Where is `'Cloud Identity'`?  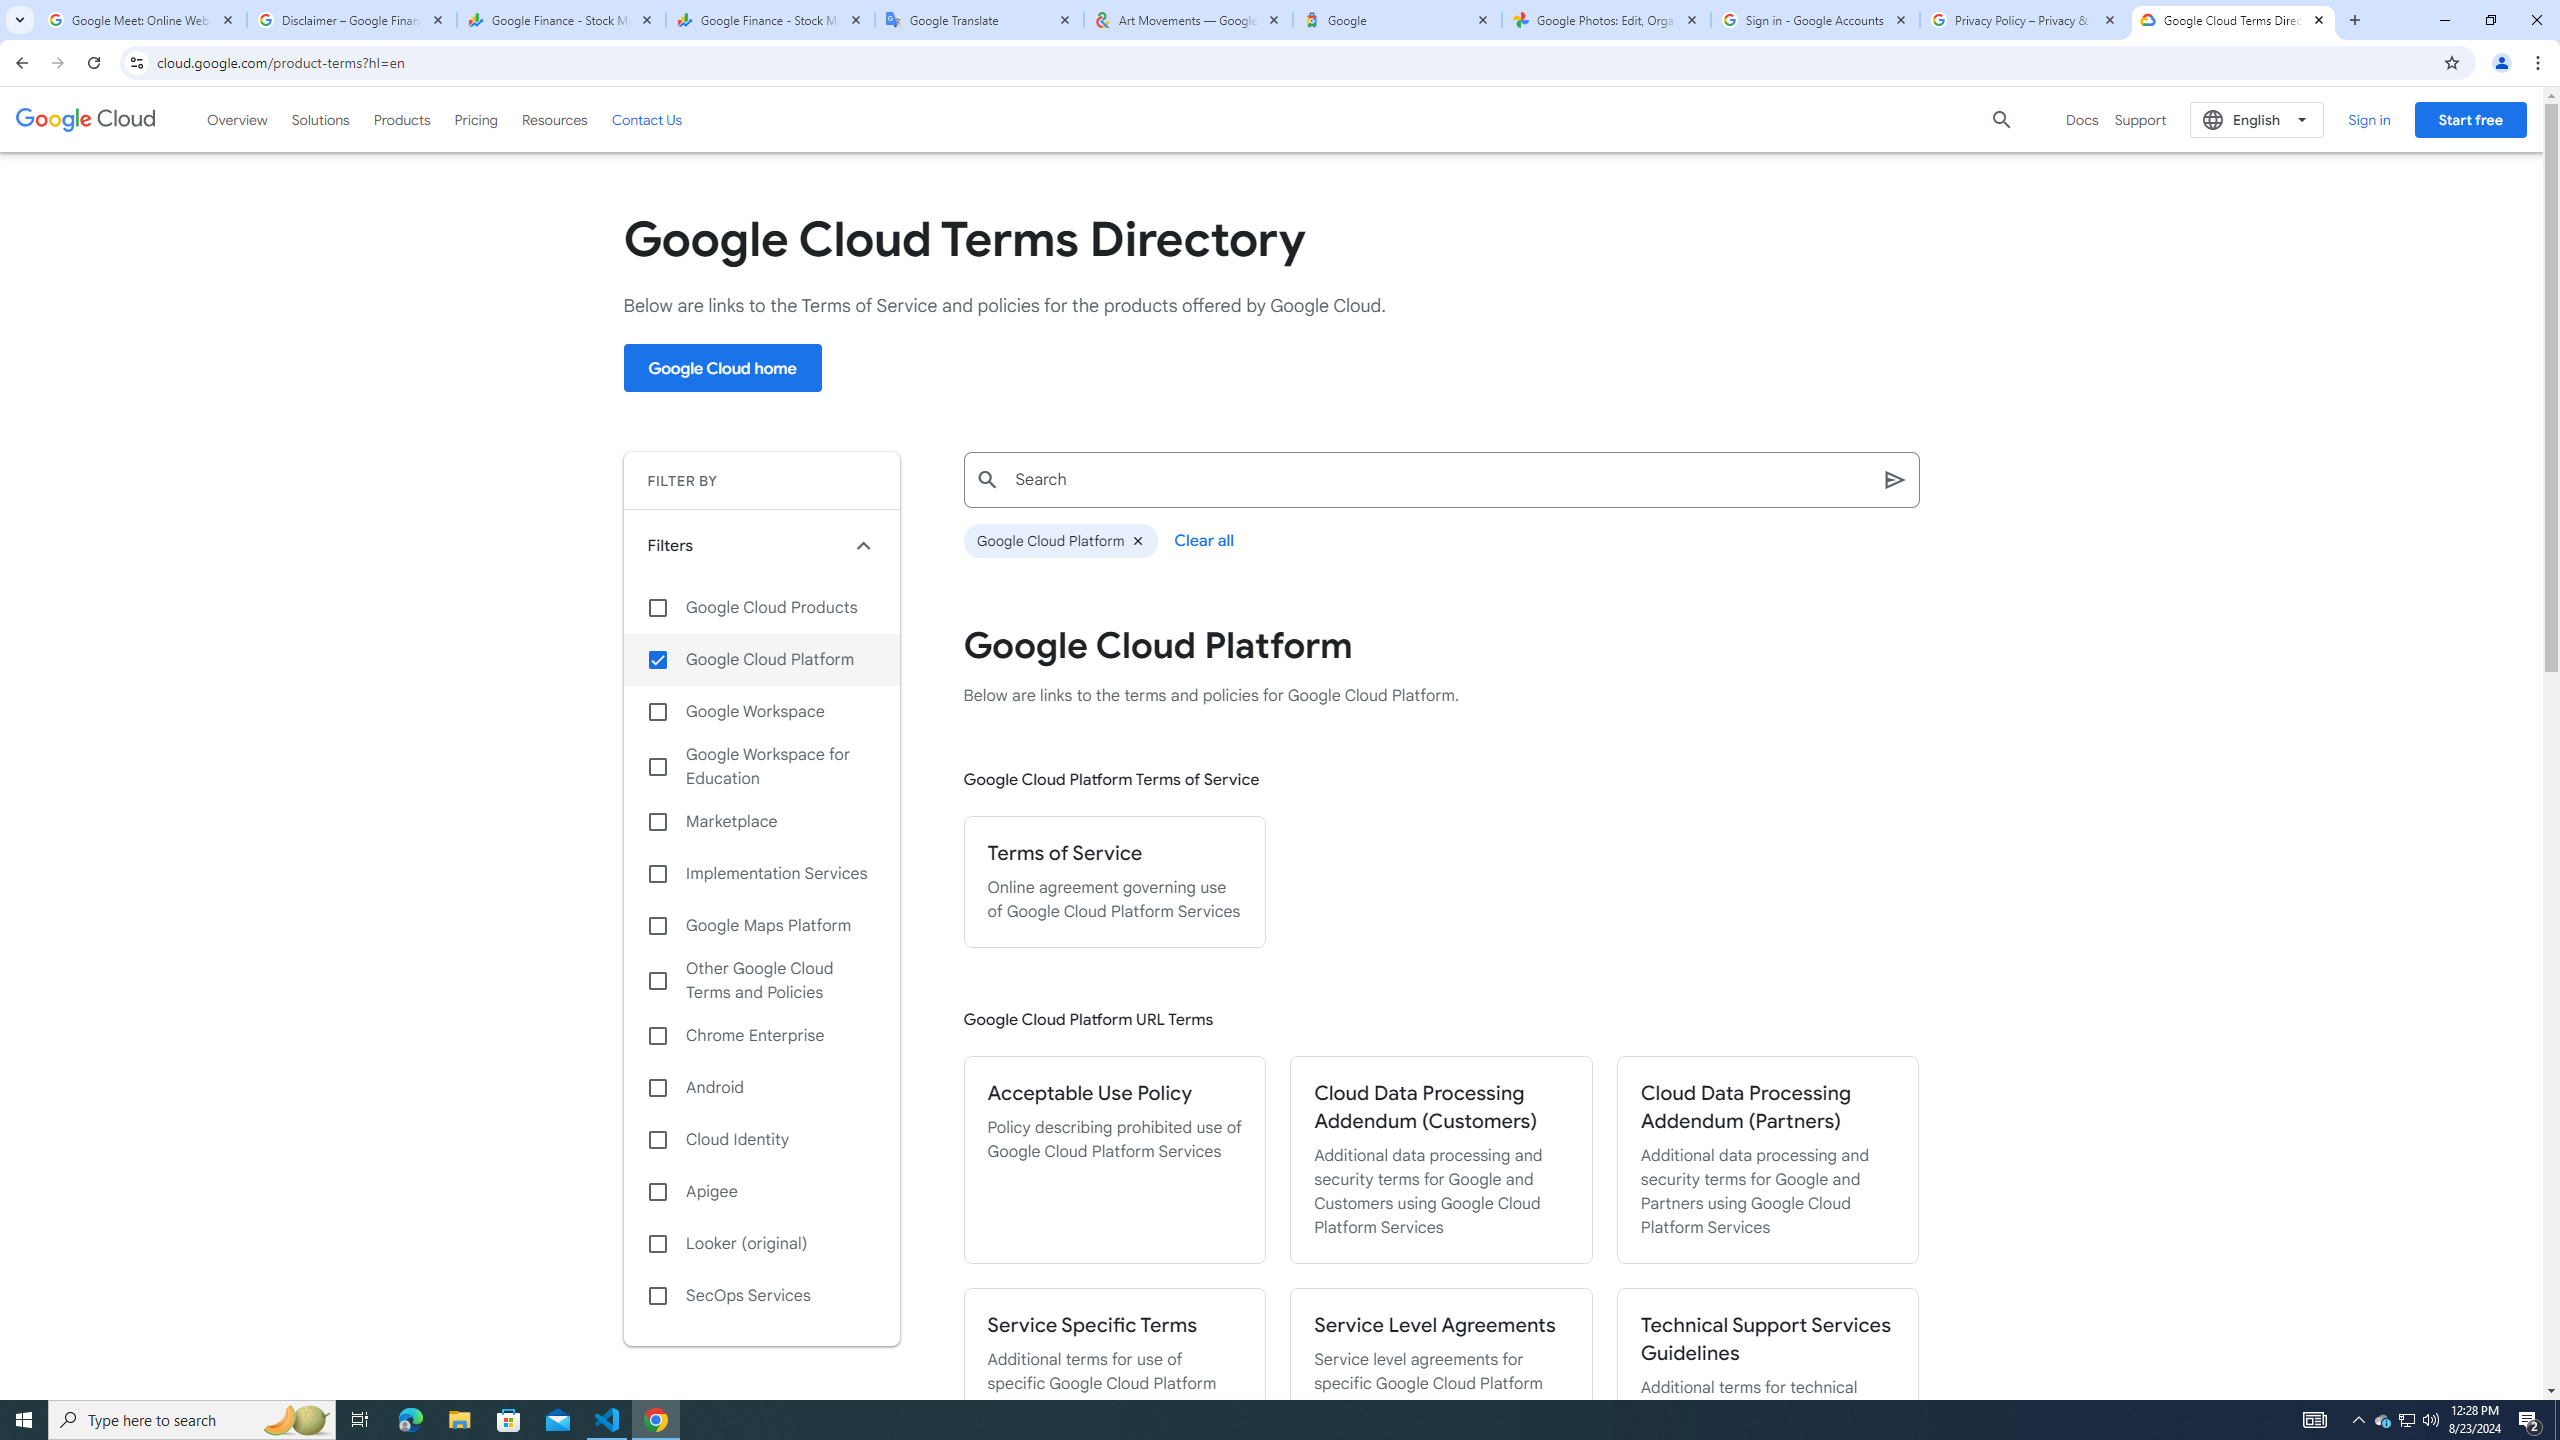 'Cloud Identity' is located at coordinates (761, 1140).